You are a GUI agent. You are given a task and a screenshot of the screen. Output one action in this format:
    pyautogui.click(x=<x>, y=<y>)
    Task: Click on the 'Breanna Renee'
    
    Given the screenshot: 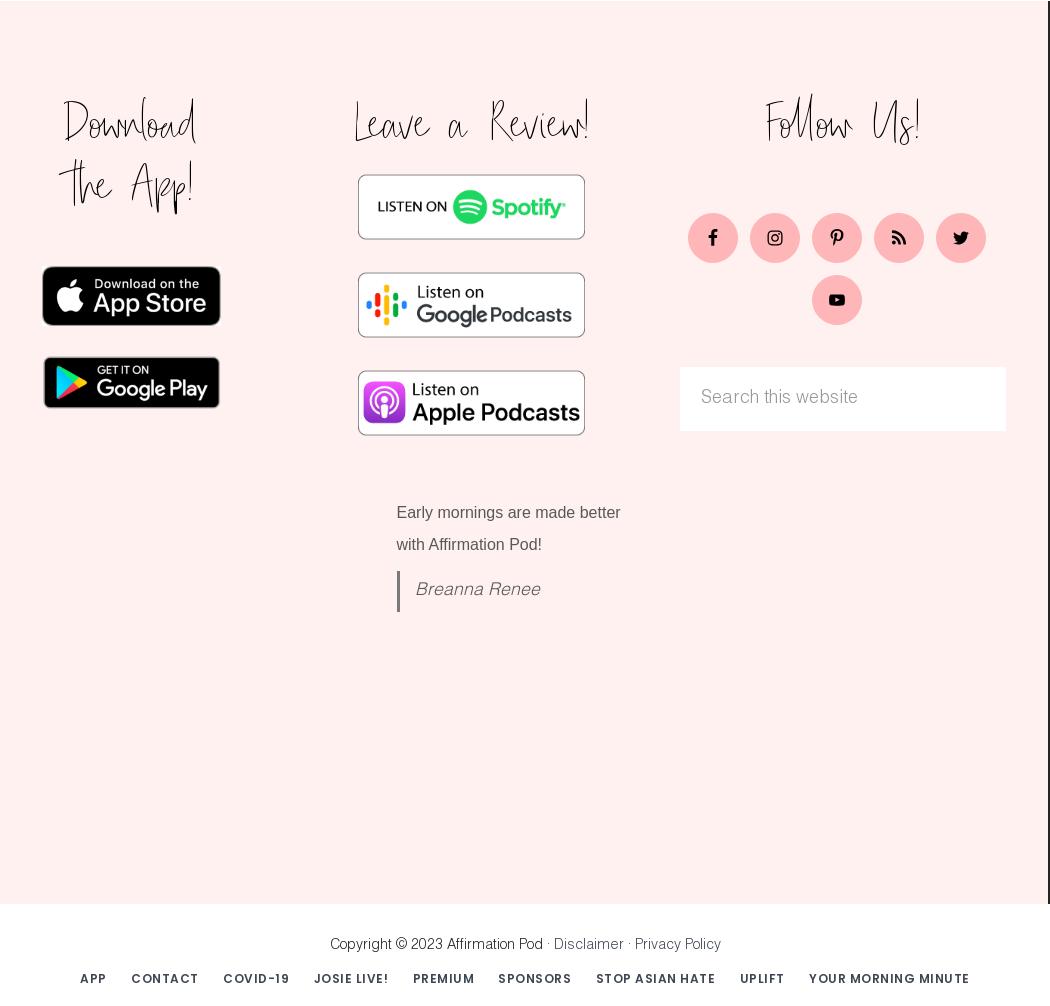 What is the action you would take?
    pyautogui.click(x=467, y=590)
    